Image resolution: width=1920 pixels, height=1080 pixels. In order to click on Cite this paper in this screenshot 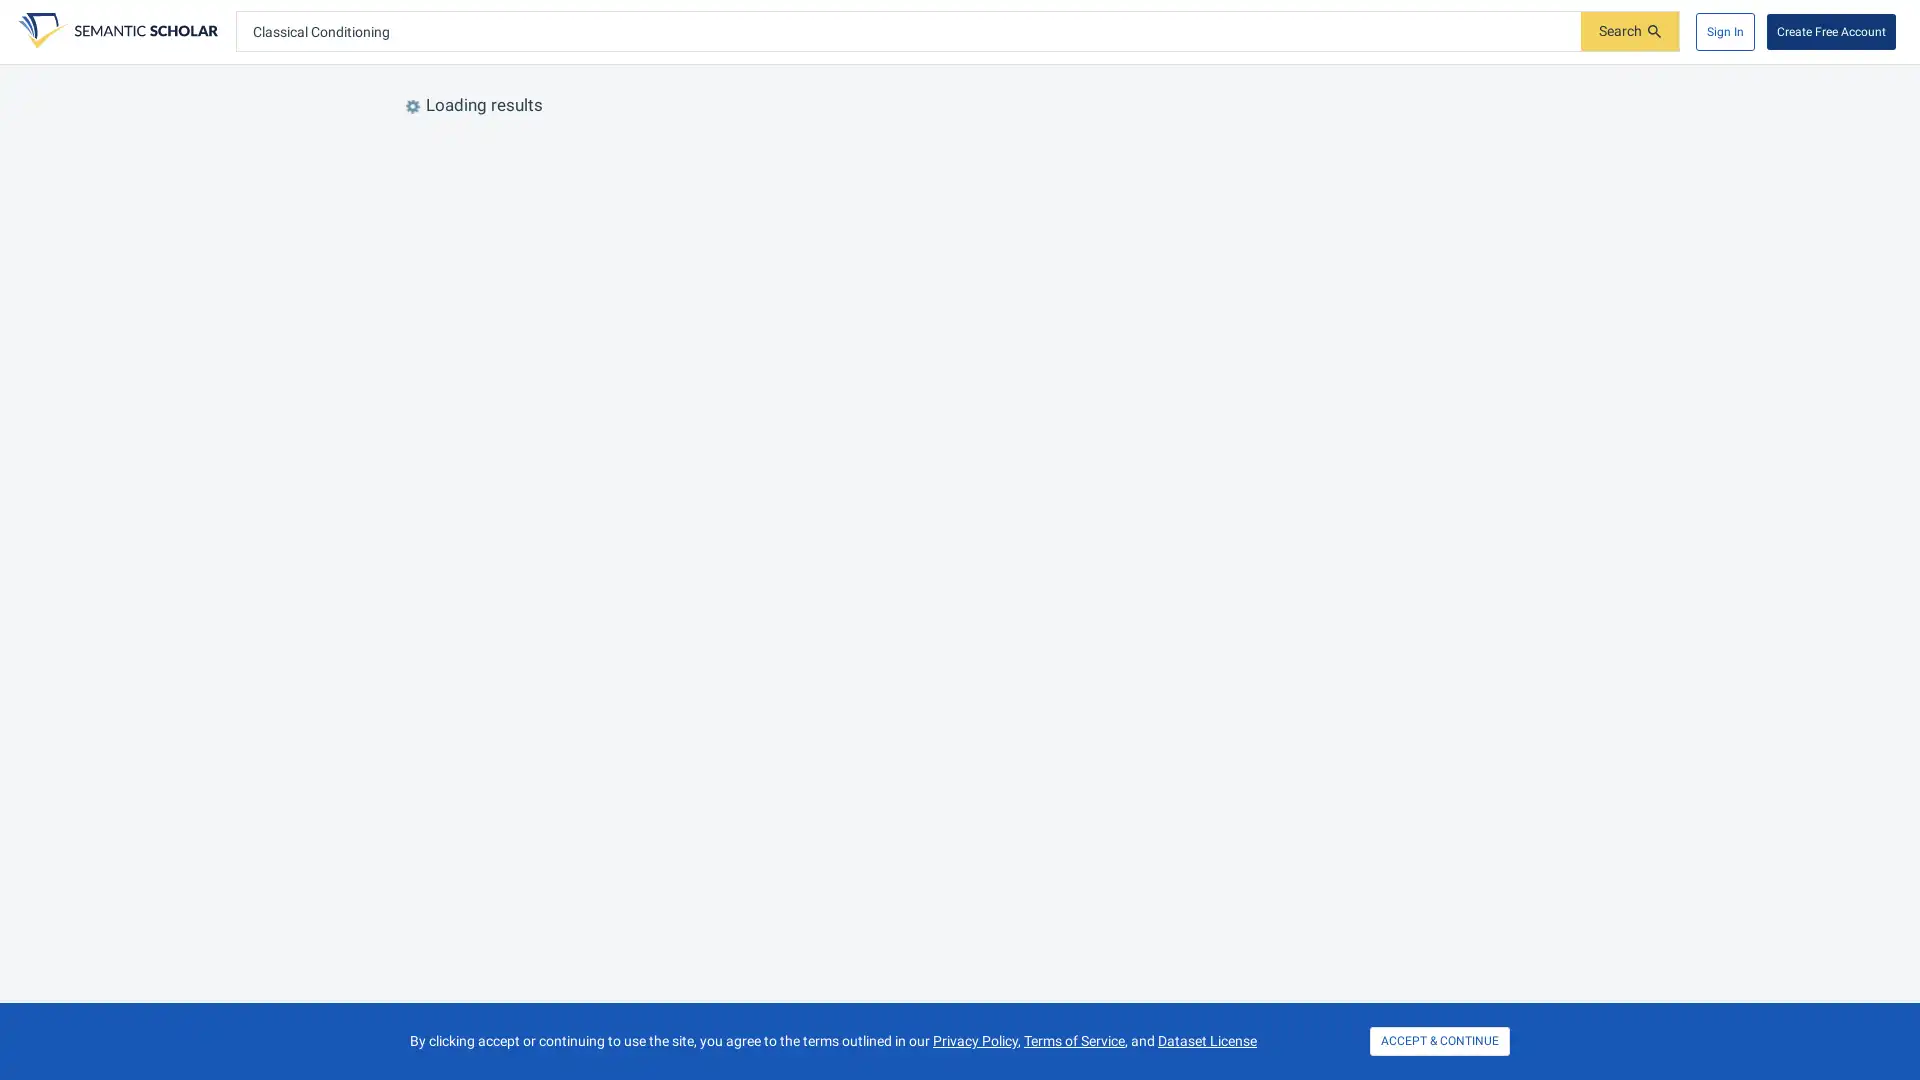, I will do `click(757, 547)`.